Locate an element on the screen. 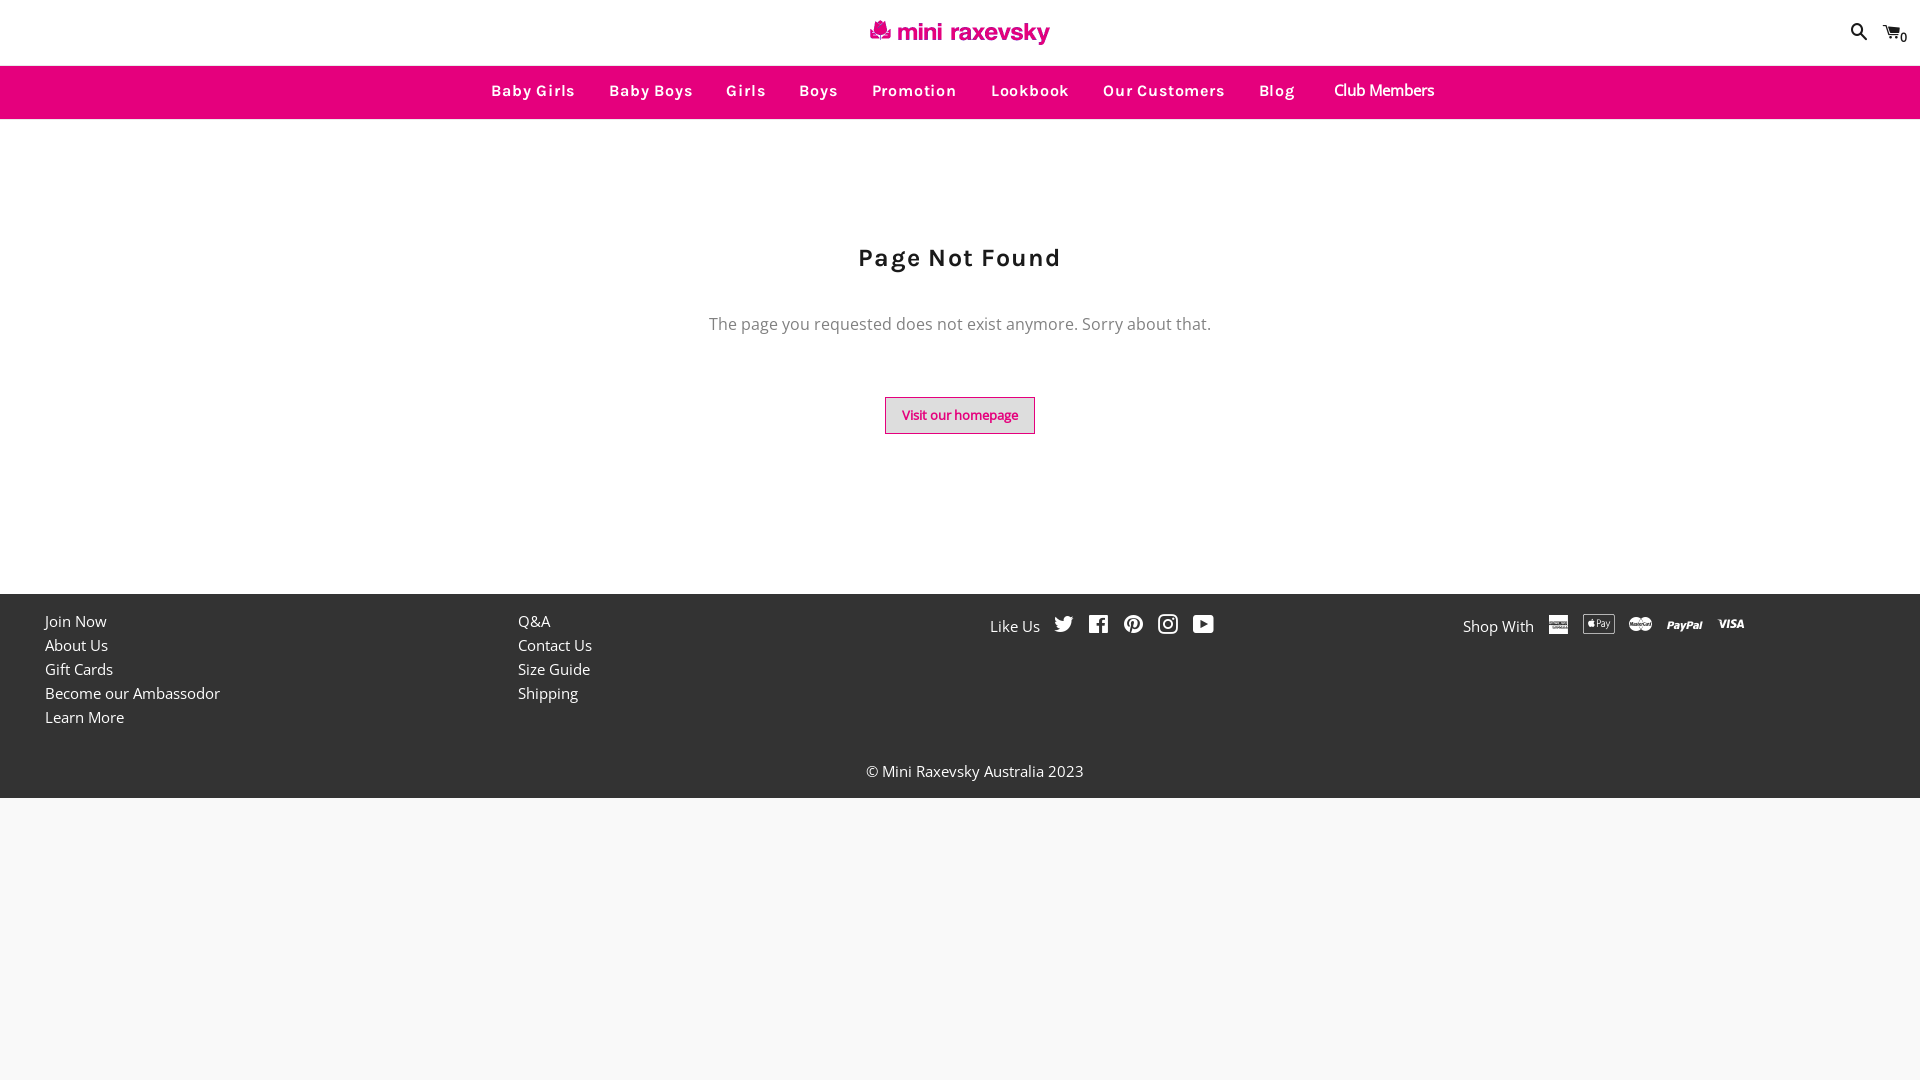 This screenshot has height=1080, width=1920. 'Gift Cards' is located at coordinates (78, 668).